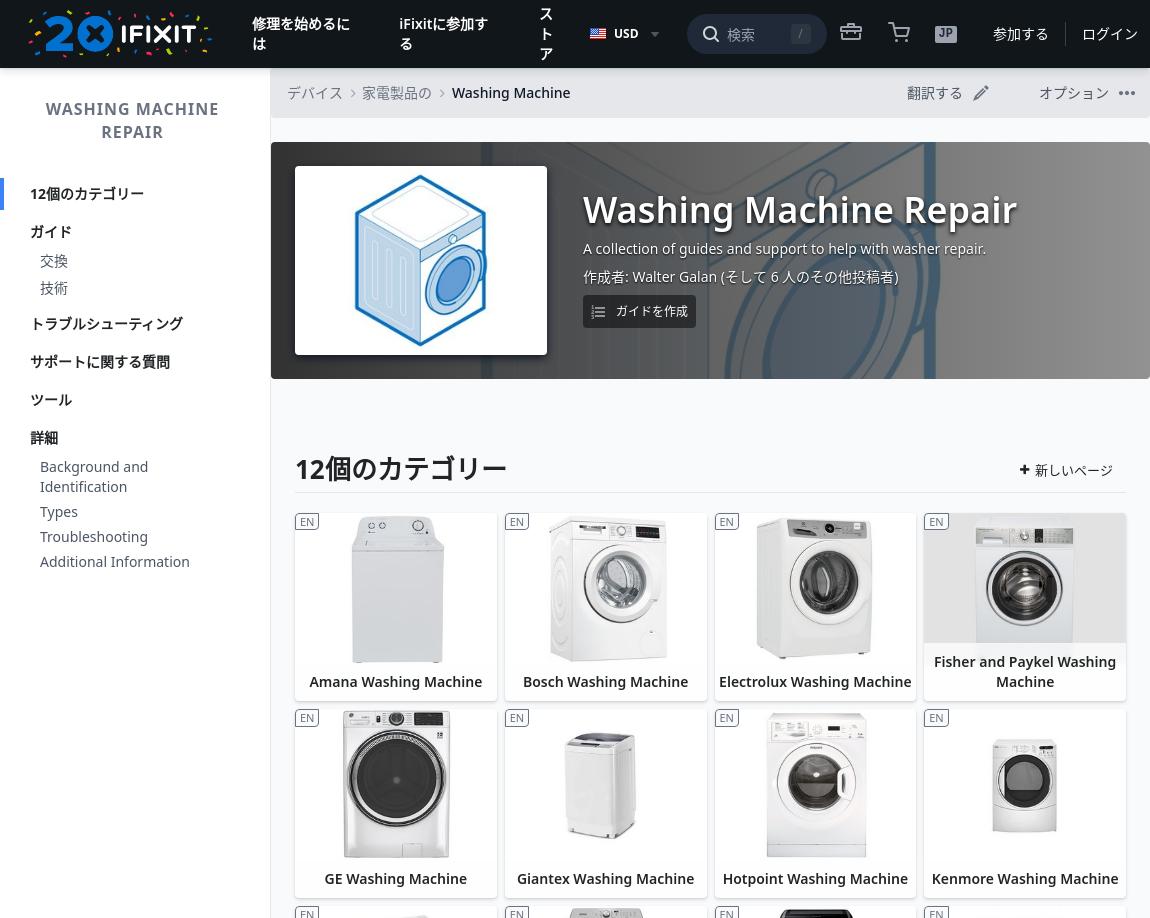 The image size is (1150, 918). Describe the element at coordinates (604, 876) in the screenshot. I see `'Giantex Washing Machine'` at that location.